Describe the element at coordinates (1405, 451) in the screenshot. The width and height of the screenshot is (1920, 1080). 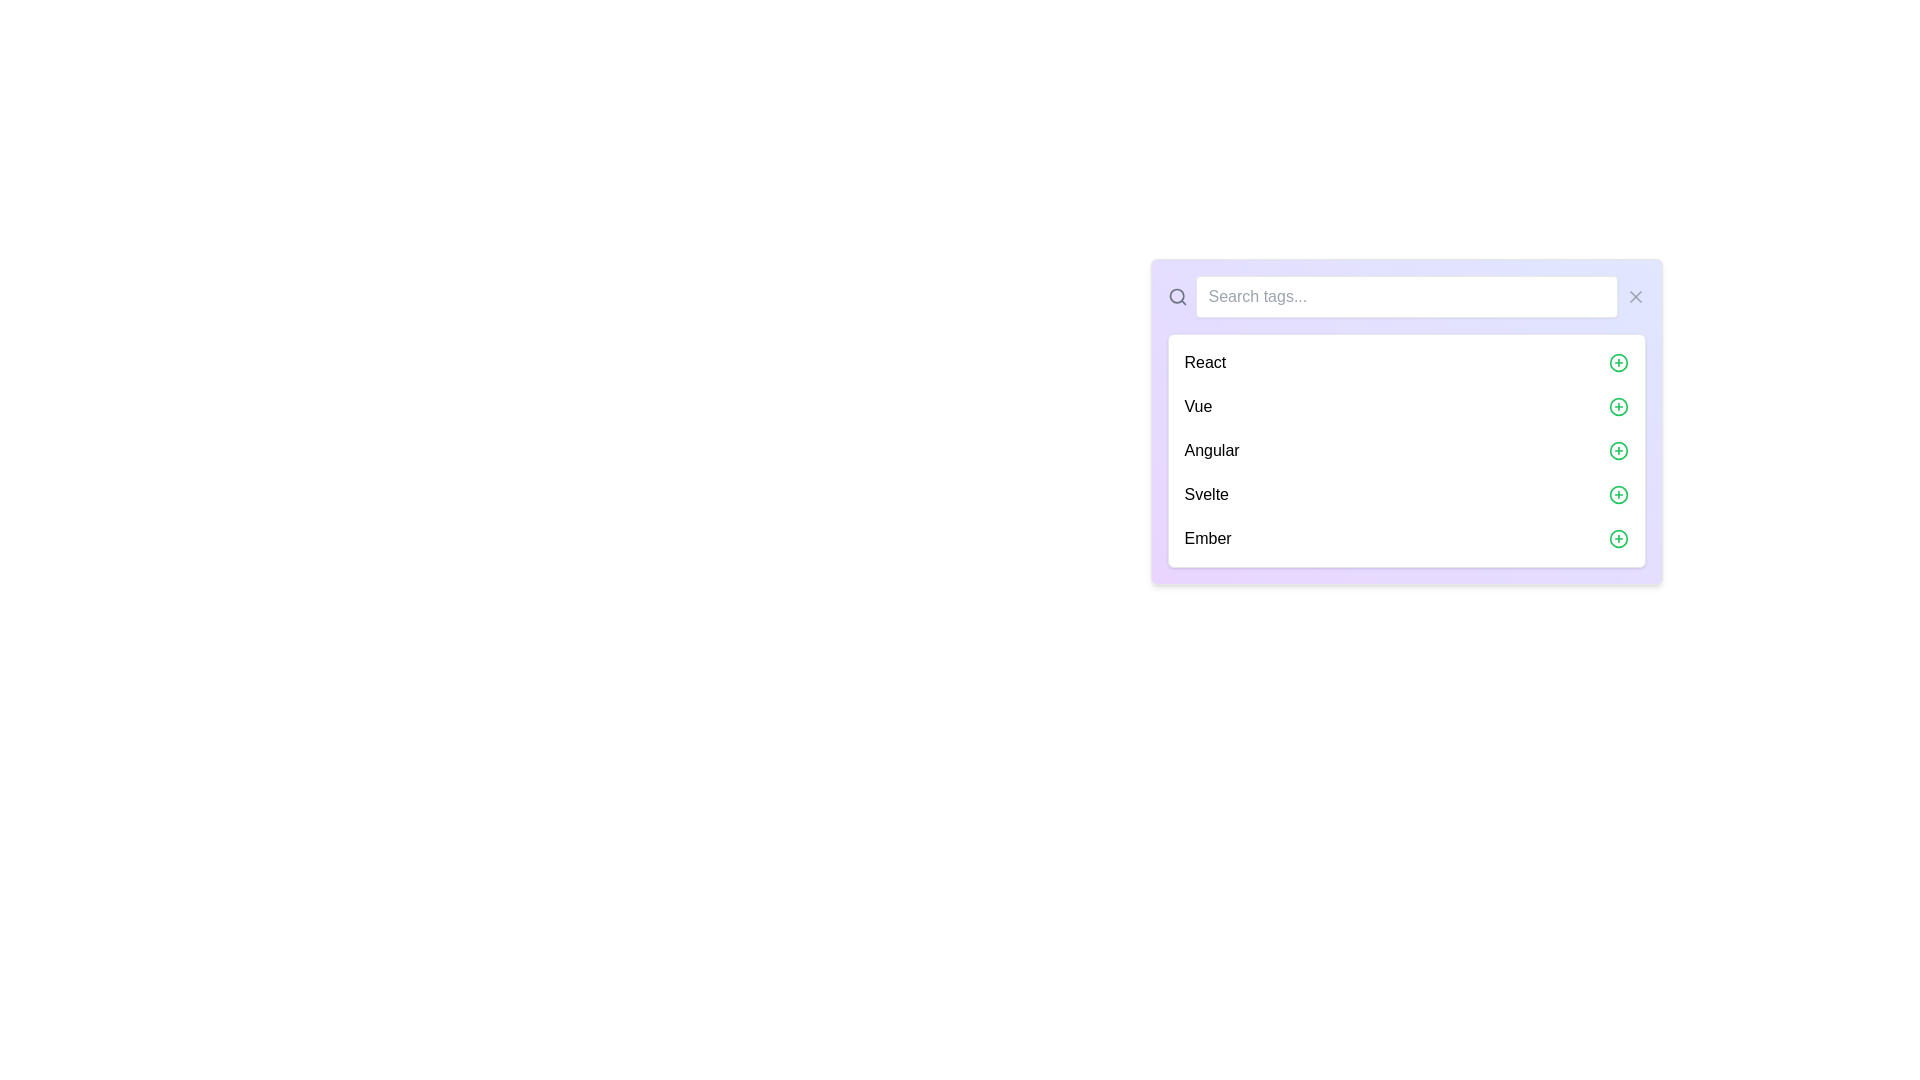
I see `the selectable item in the list labeled 'Angular' which is part of a larger UI component for programming frameworks` at that location.